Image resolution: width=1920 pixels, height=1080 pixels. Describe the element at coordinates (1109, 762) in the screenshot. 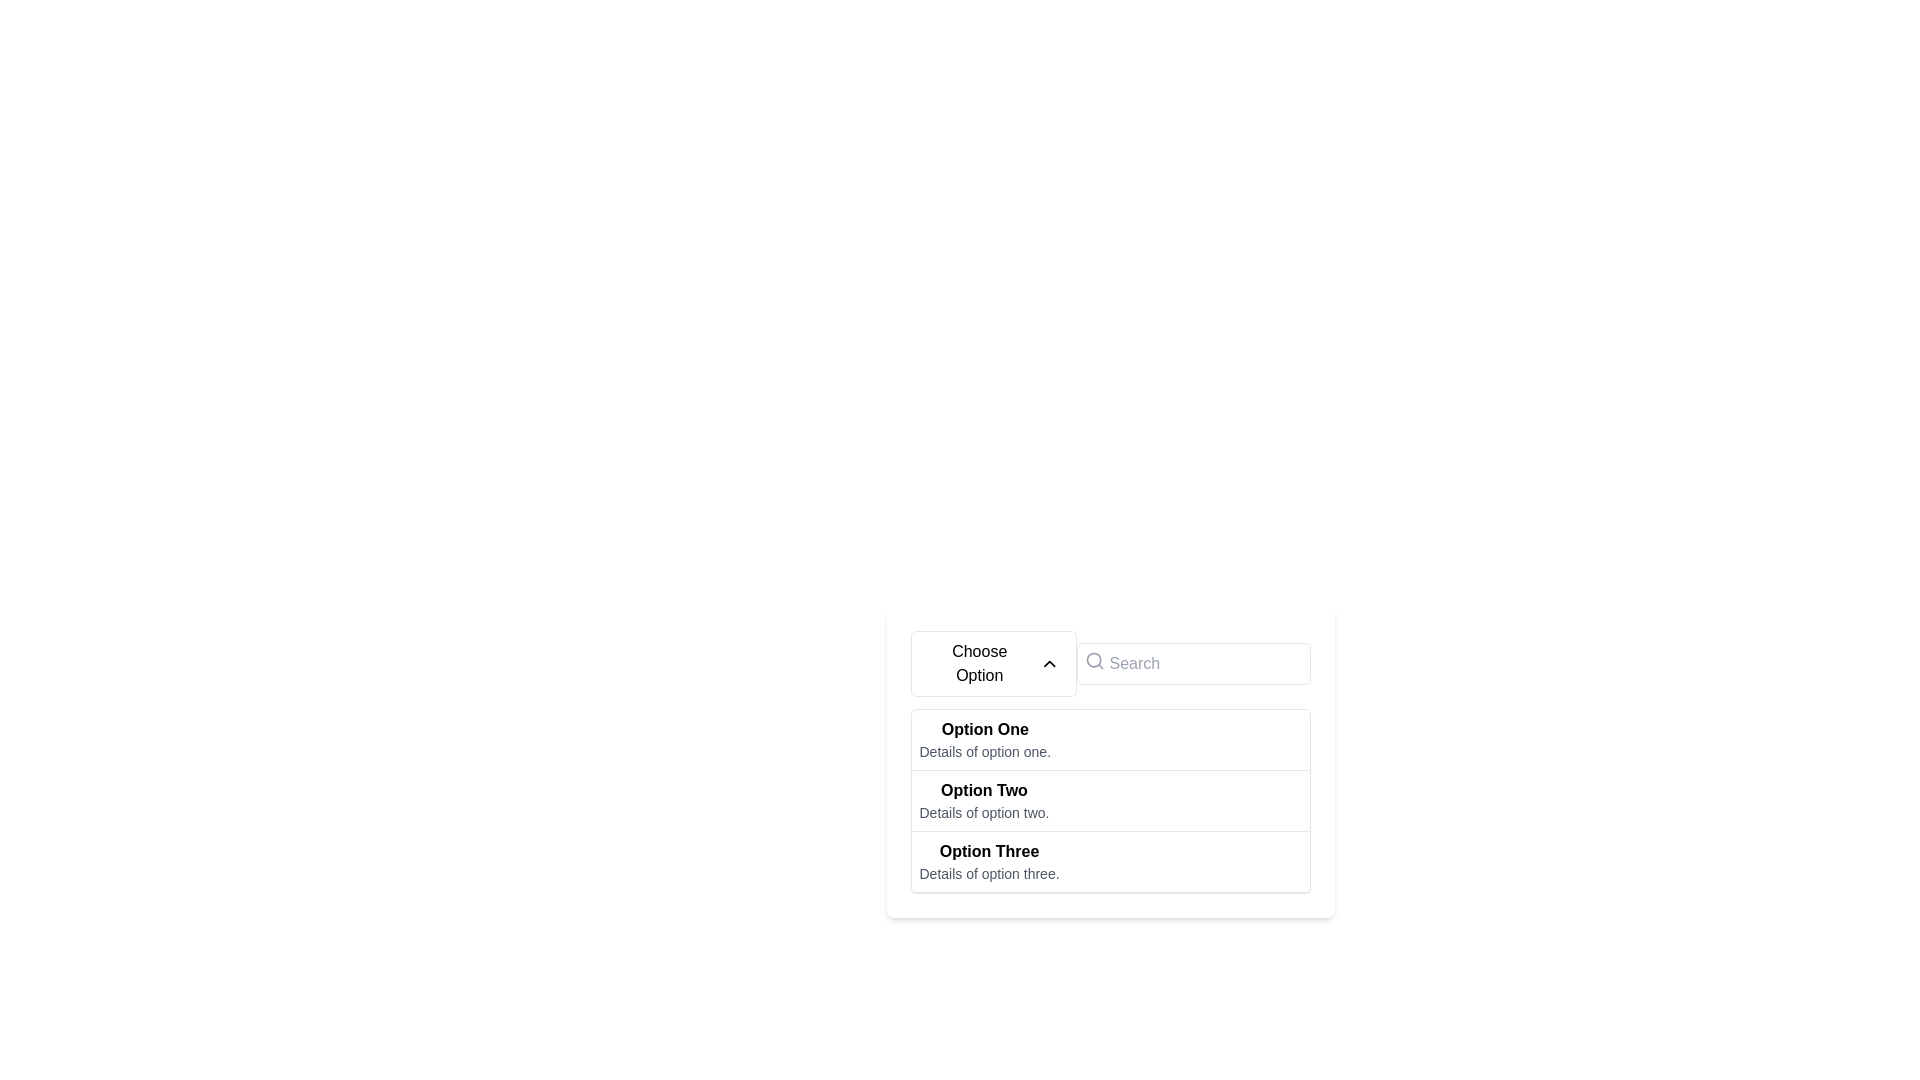

I see `the Dropdown menu options` at that location.